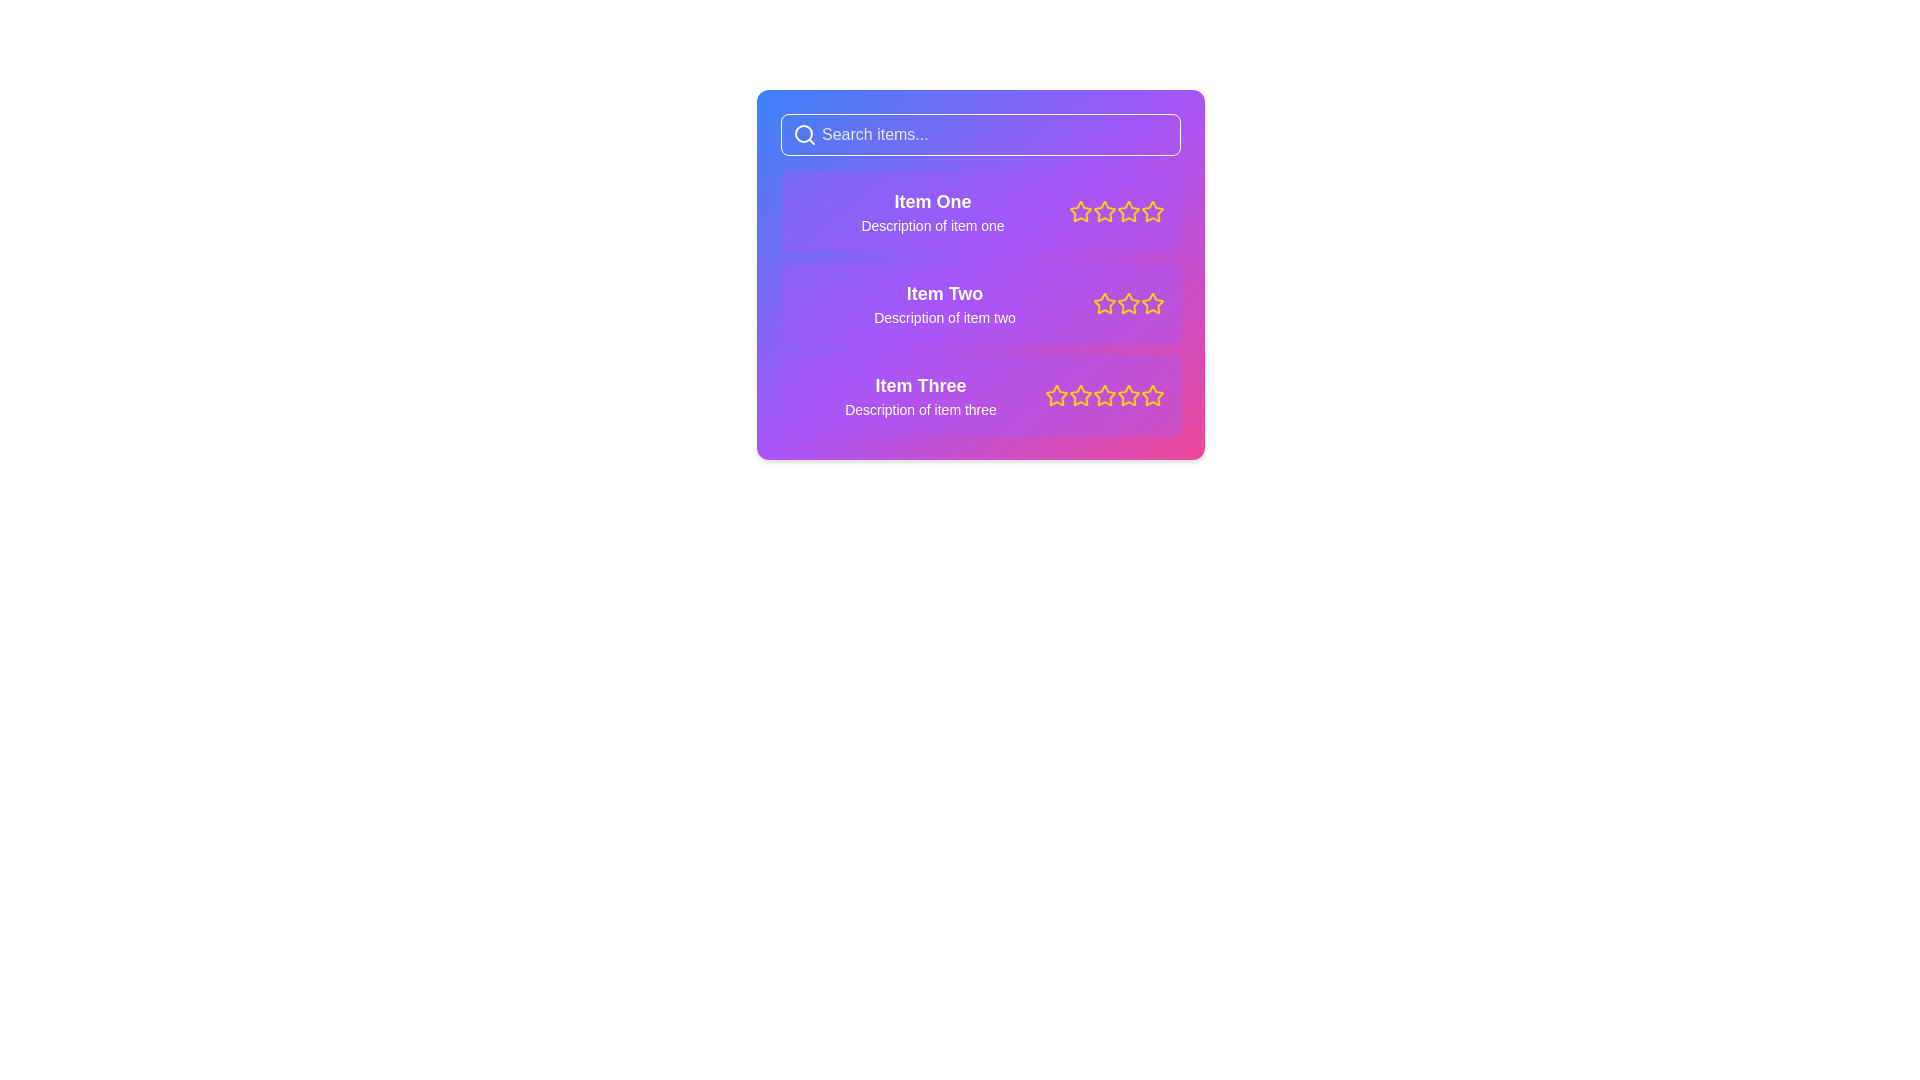 This screenshot has width=1920, height=1080. What do you see at coordinates (1079, 396) in the screenshot?
I see `the second star in the 5-star rating system for 'Item Three' to rate it` at bounding box center [1079, 396].